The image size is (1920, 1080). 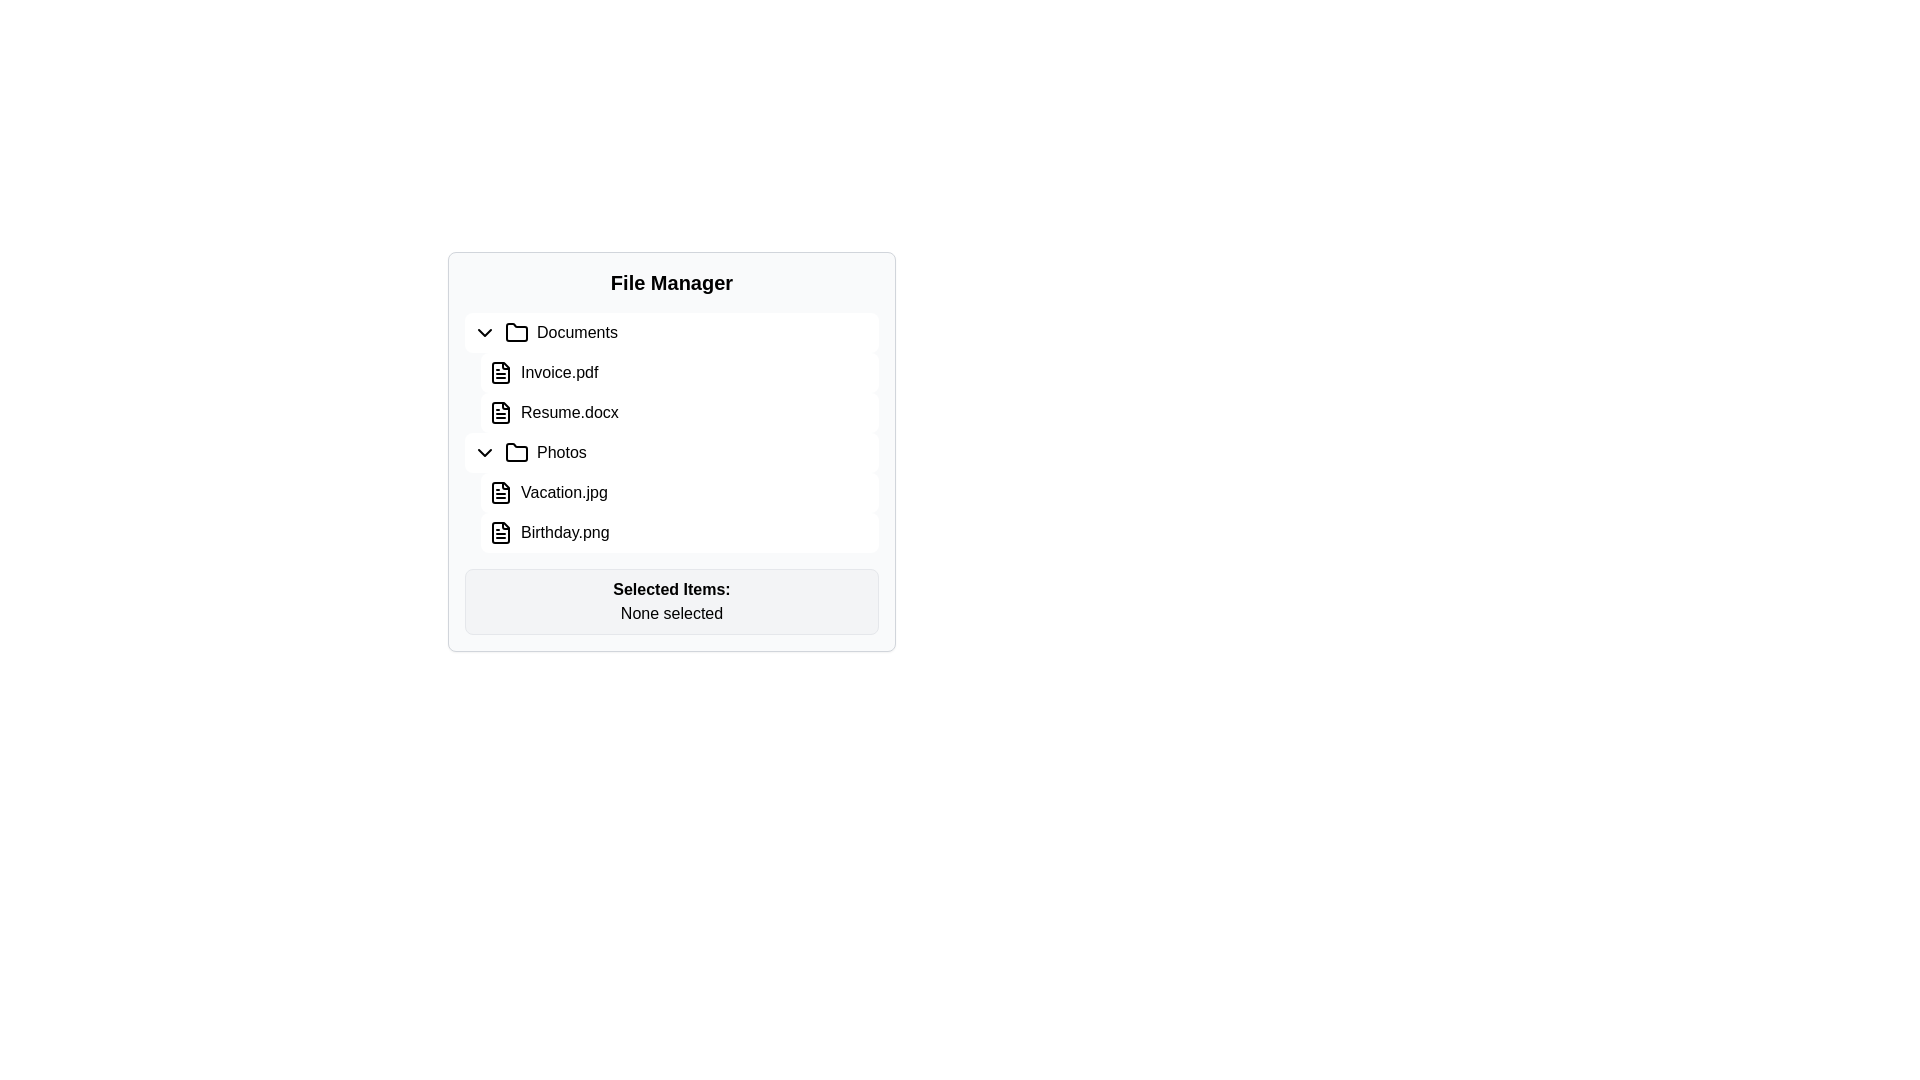 What do you see at coordinates (559, 373) in the screenshot?
I see `on the text label displaying the filename 'Invoice.pdf' in the Documents section of the file manager` at bounding box center [559, 373].